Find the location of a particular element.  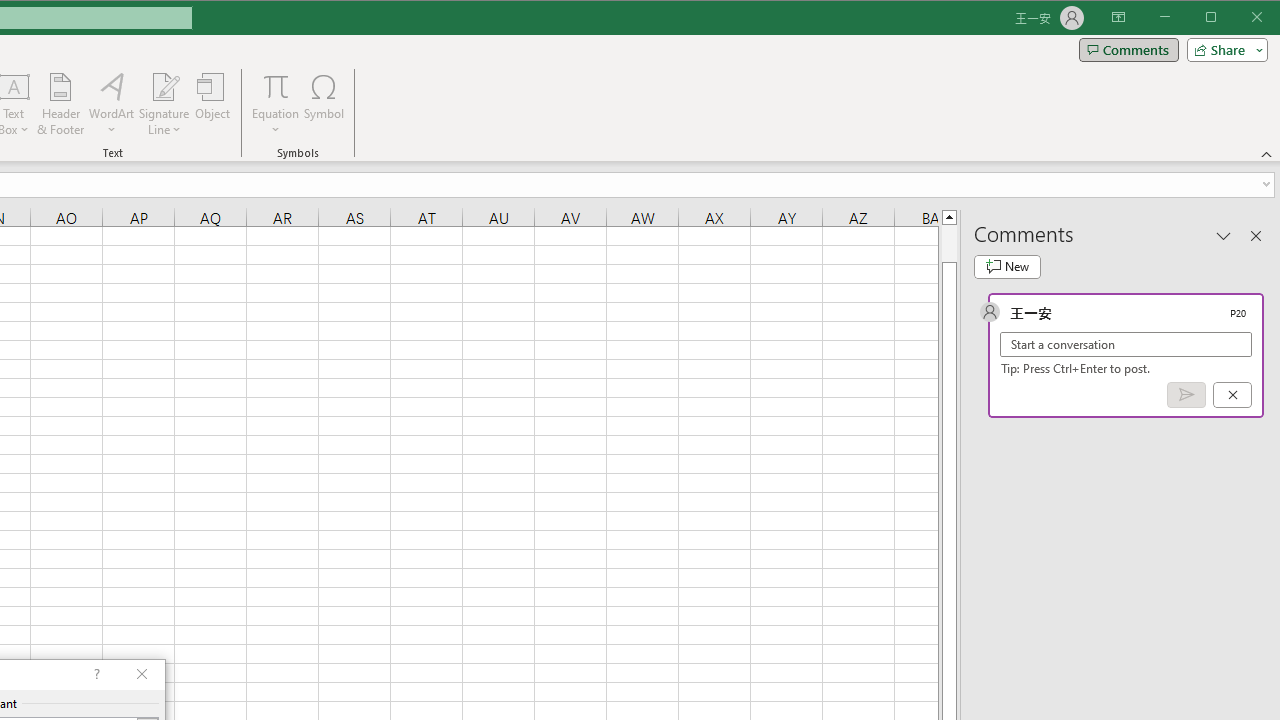

'Start a conversation' is located at coordinates (1126, 343).